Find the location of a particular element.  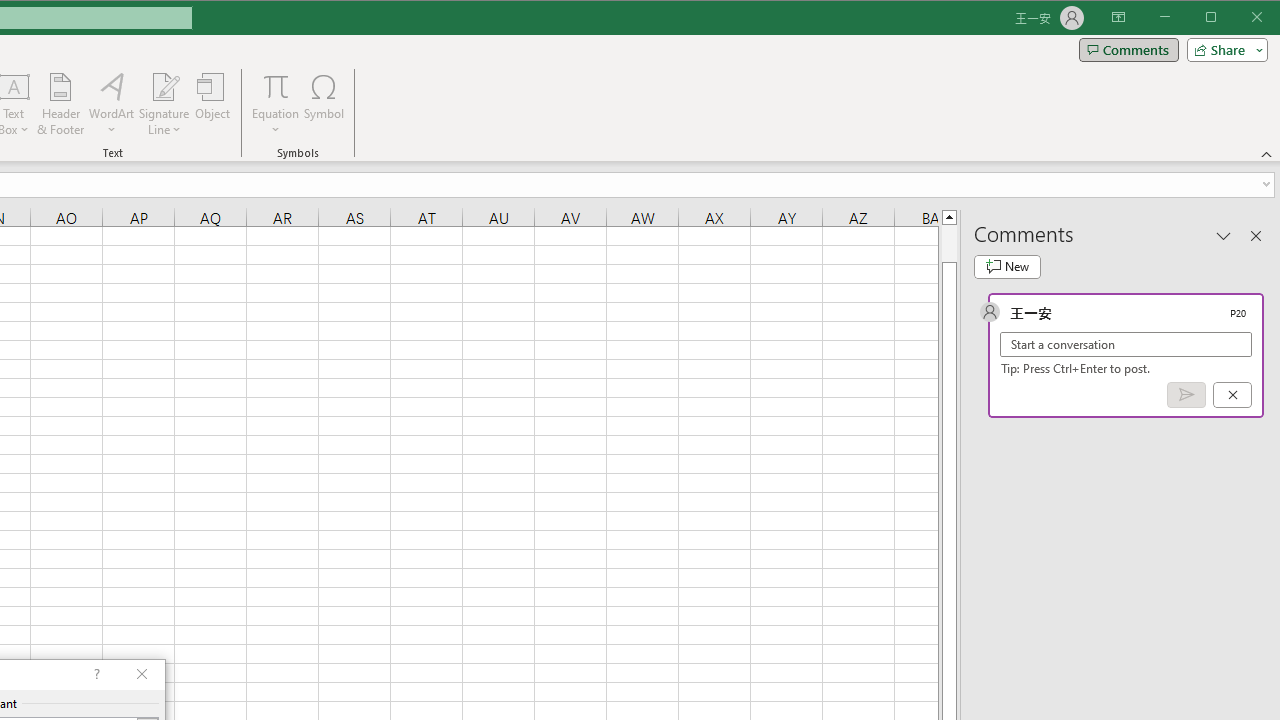

'Start a conversation' is located at coordinates (1126, 343).